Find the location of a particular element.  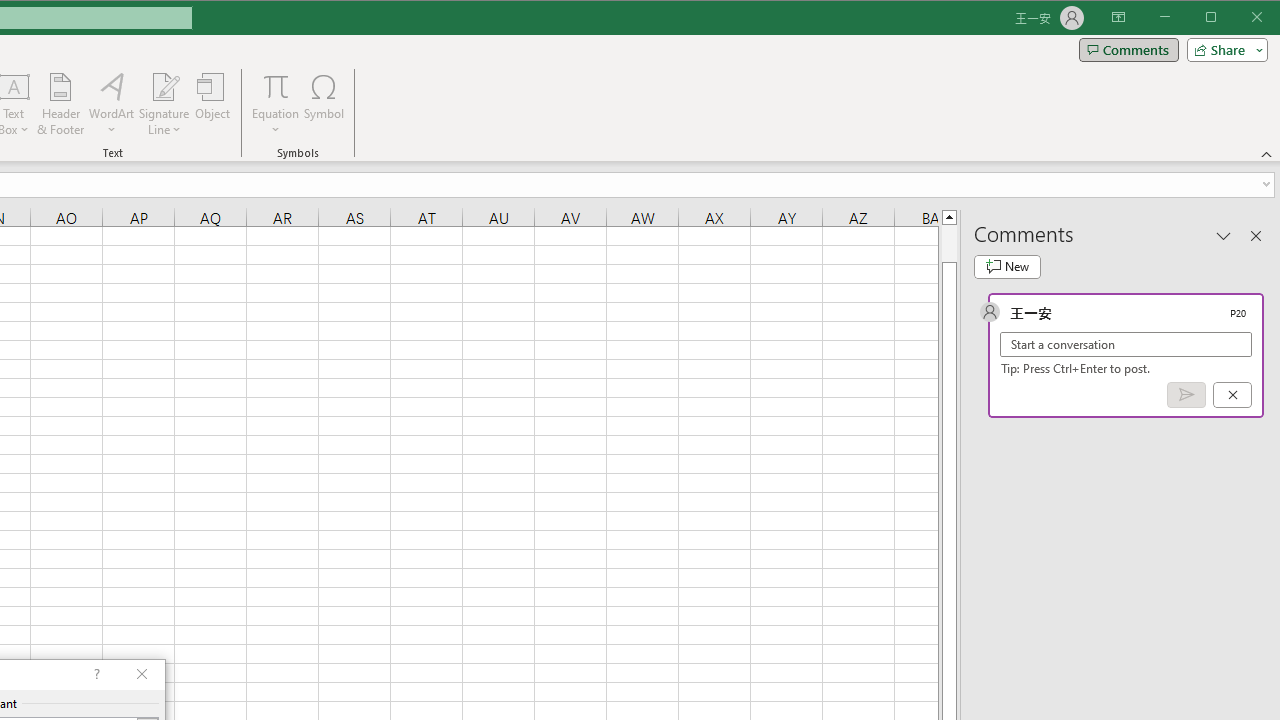

'Start a conversation' is located at coordinates (1126, 343).